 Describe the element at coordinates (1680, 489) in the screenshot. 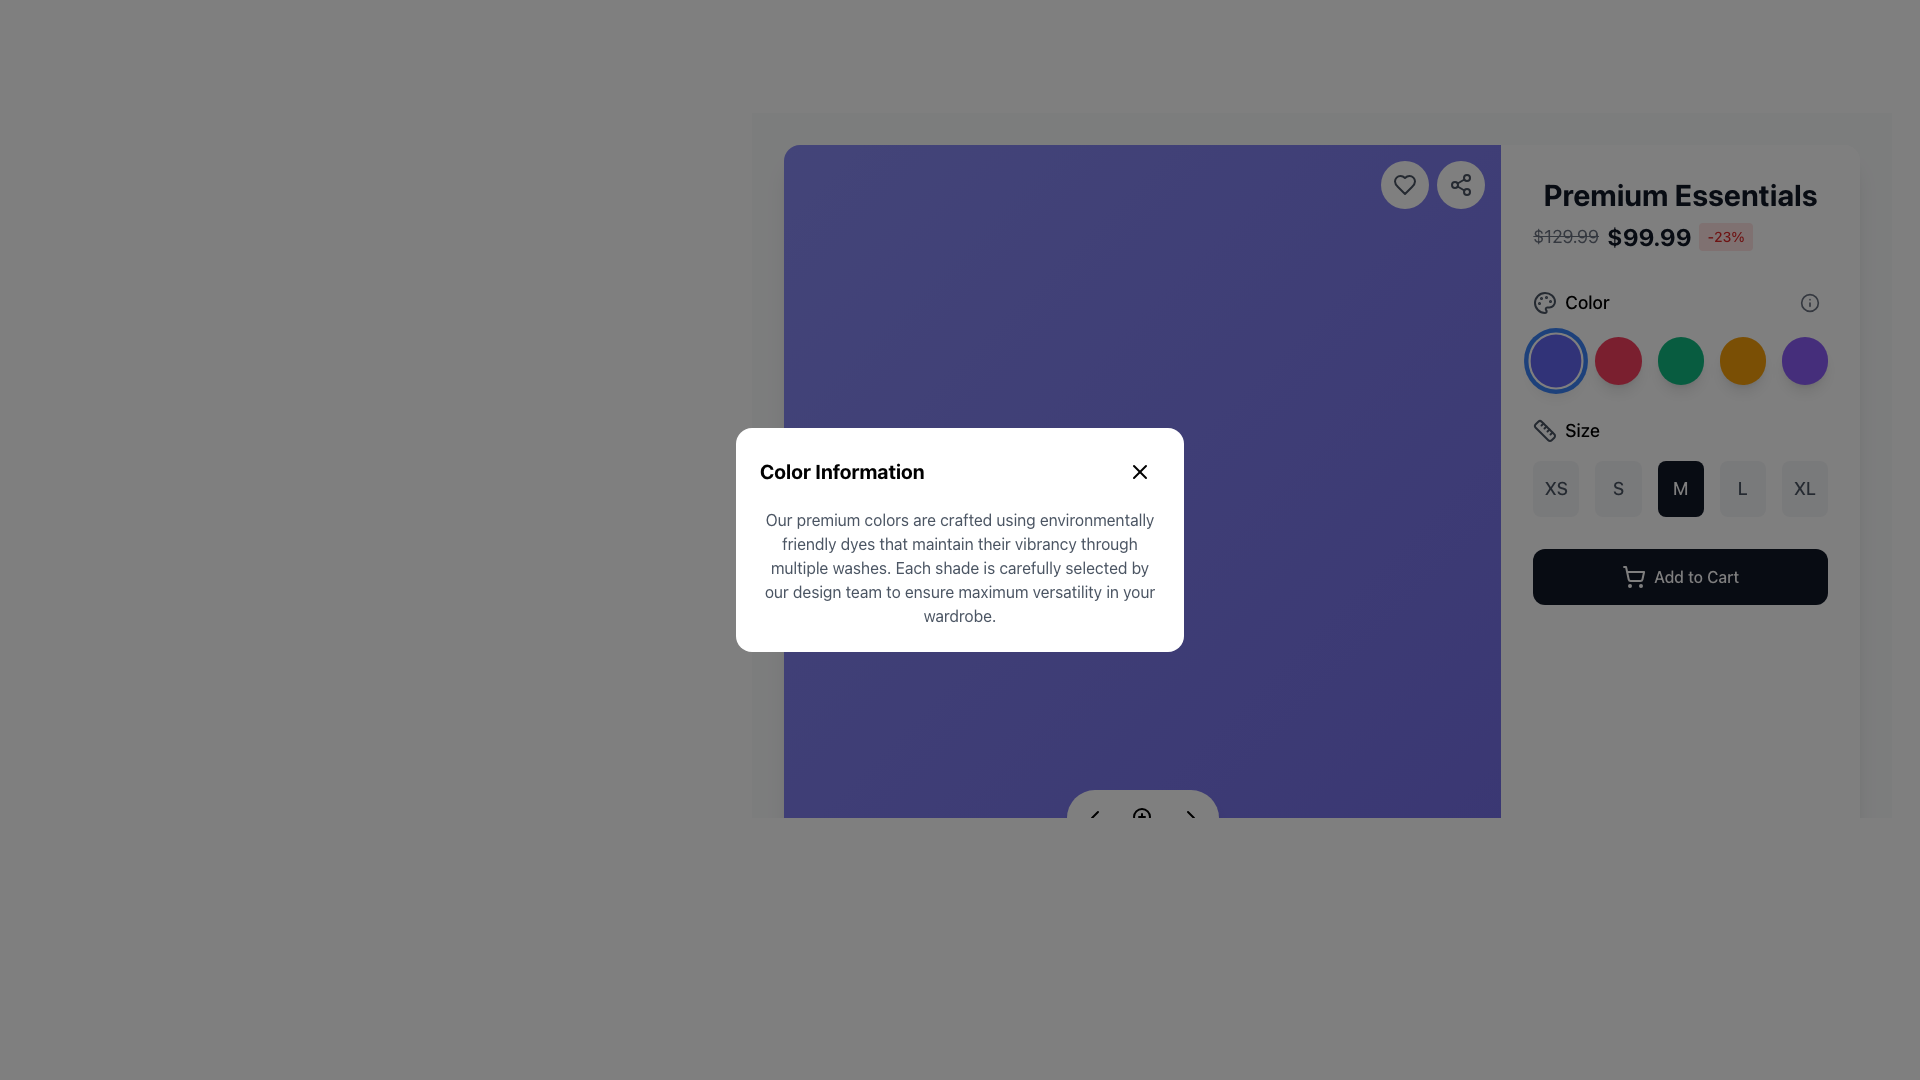

I see `the dark rectangular button with rounded corners labeled 'M'` at that location.